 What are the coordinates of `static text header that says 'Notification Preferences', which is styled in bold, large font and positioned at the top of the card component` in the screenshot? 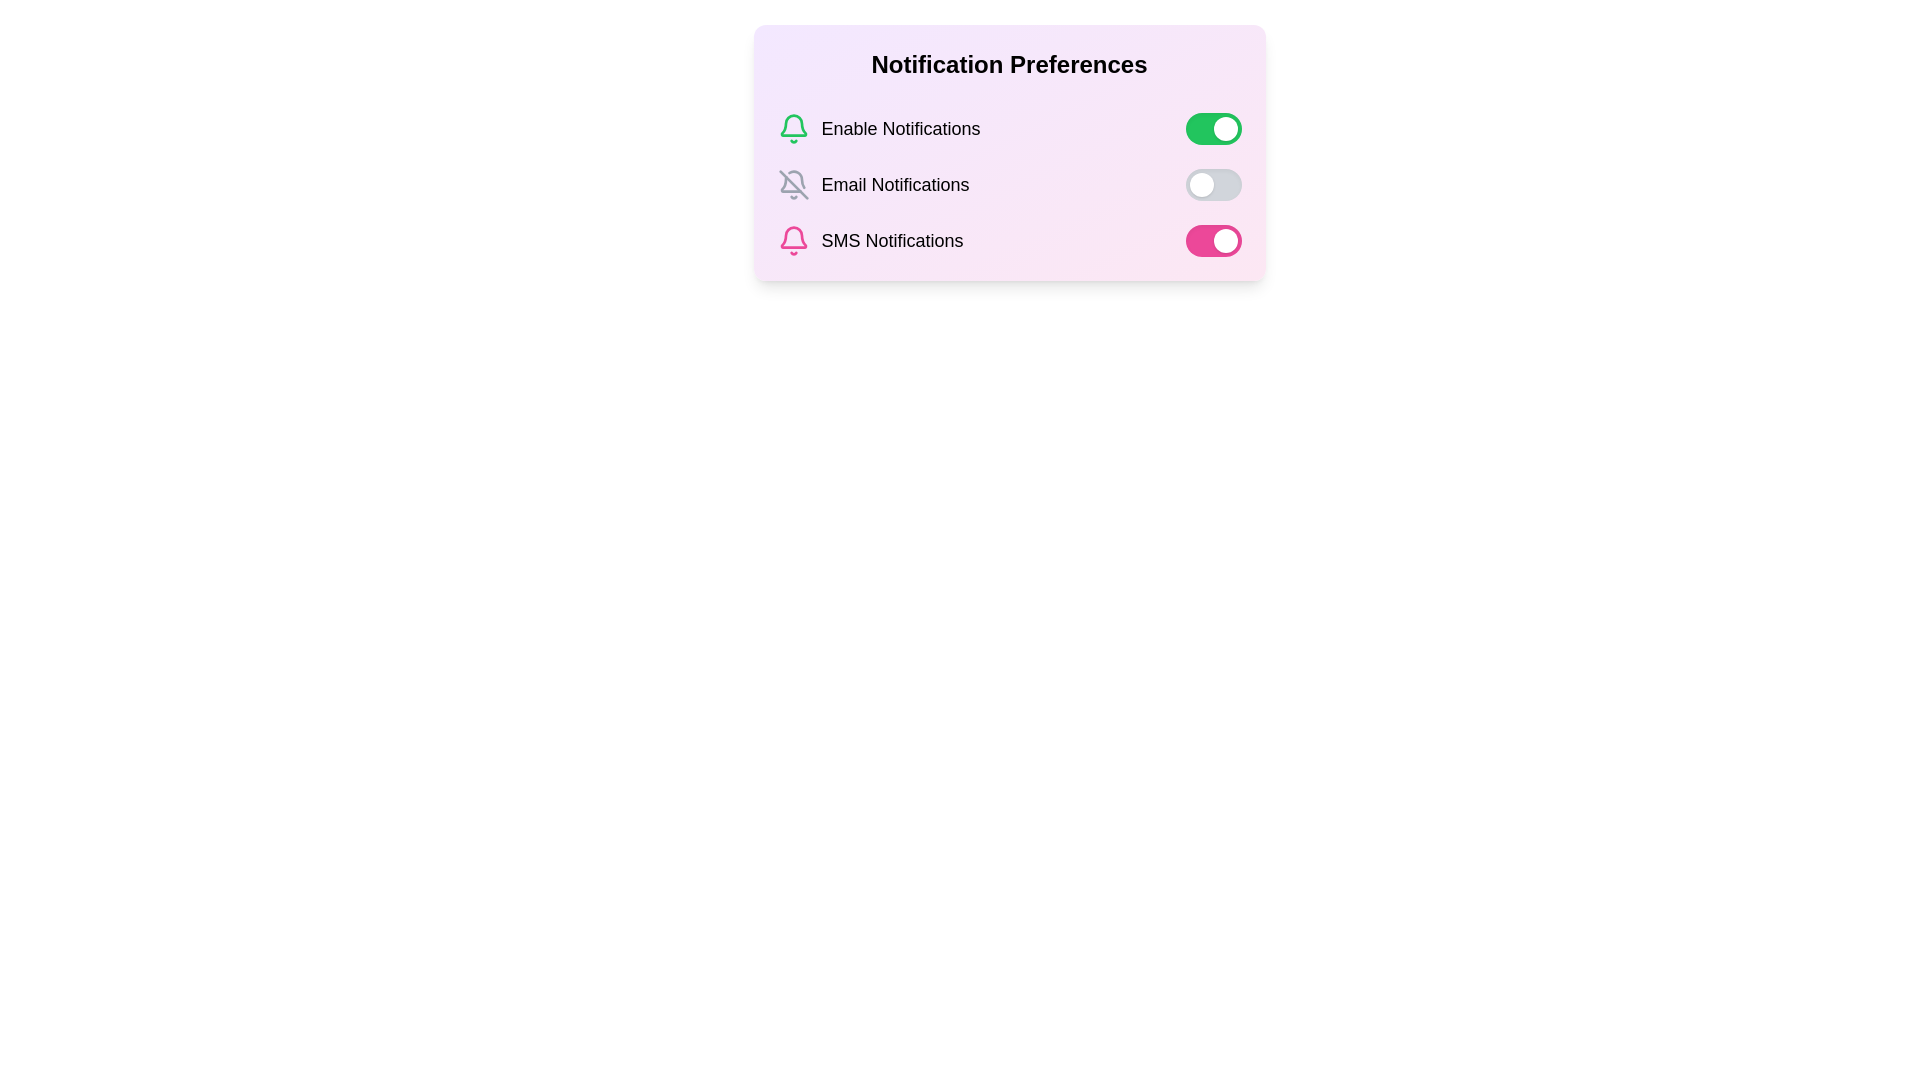 It's located at (1009, 64).